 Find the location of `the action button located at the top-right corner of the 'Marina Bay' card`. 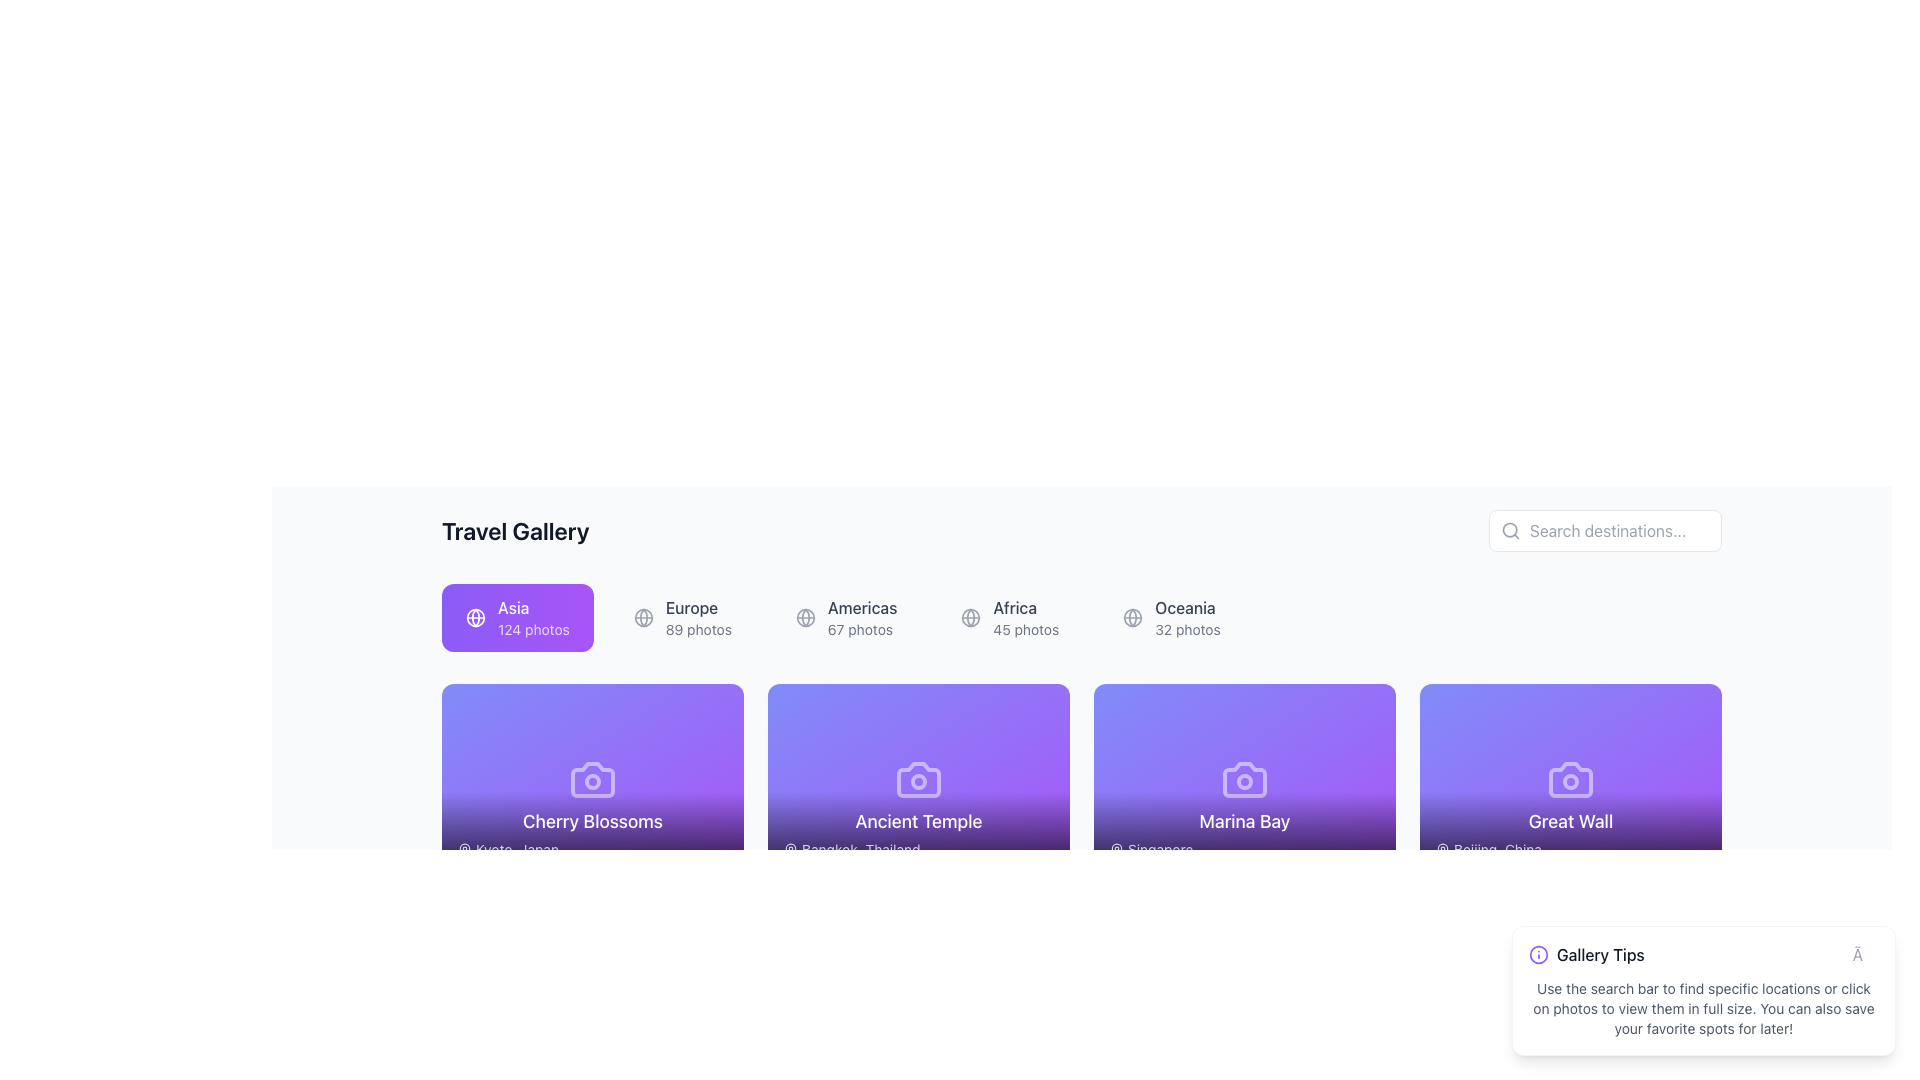

the action button located at the top-right corner of the 'Marina Bay' card is located at coordinates (1362, 716).